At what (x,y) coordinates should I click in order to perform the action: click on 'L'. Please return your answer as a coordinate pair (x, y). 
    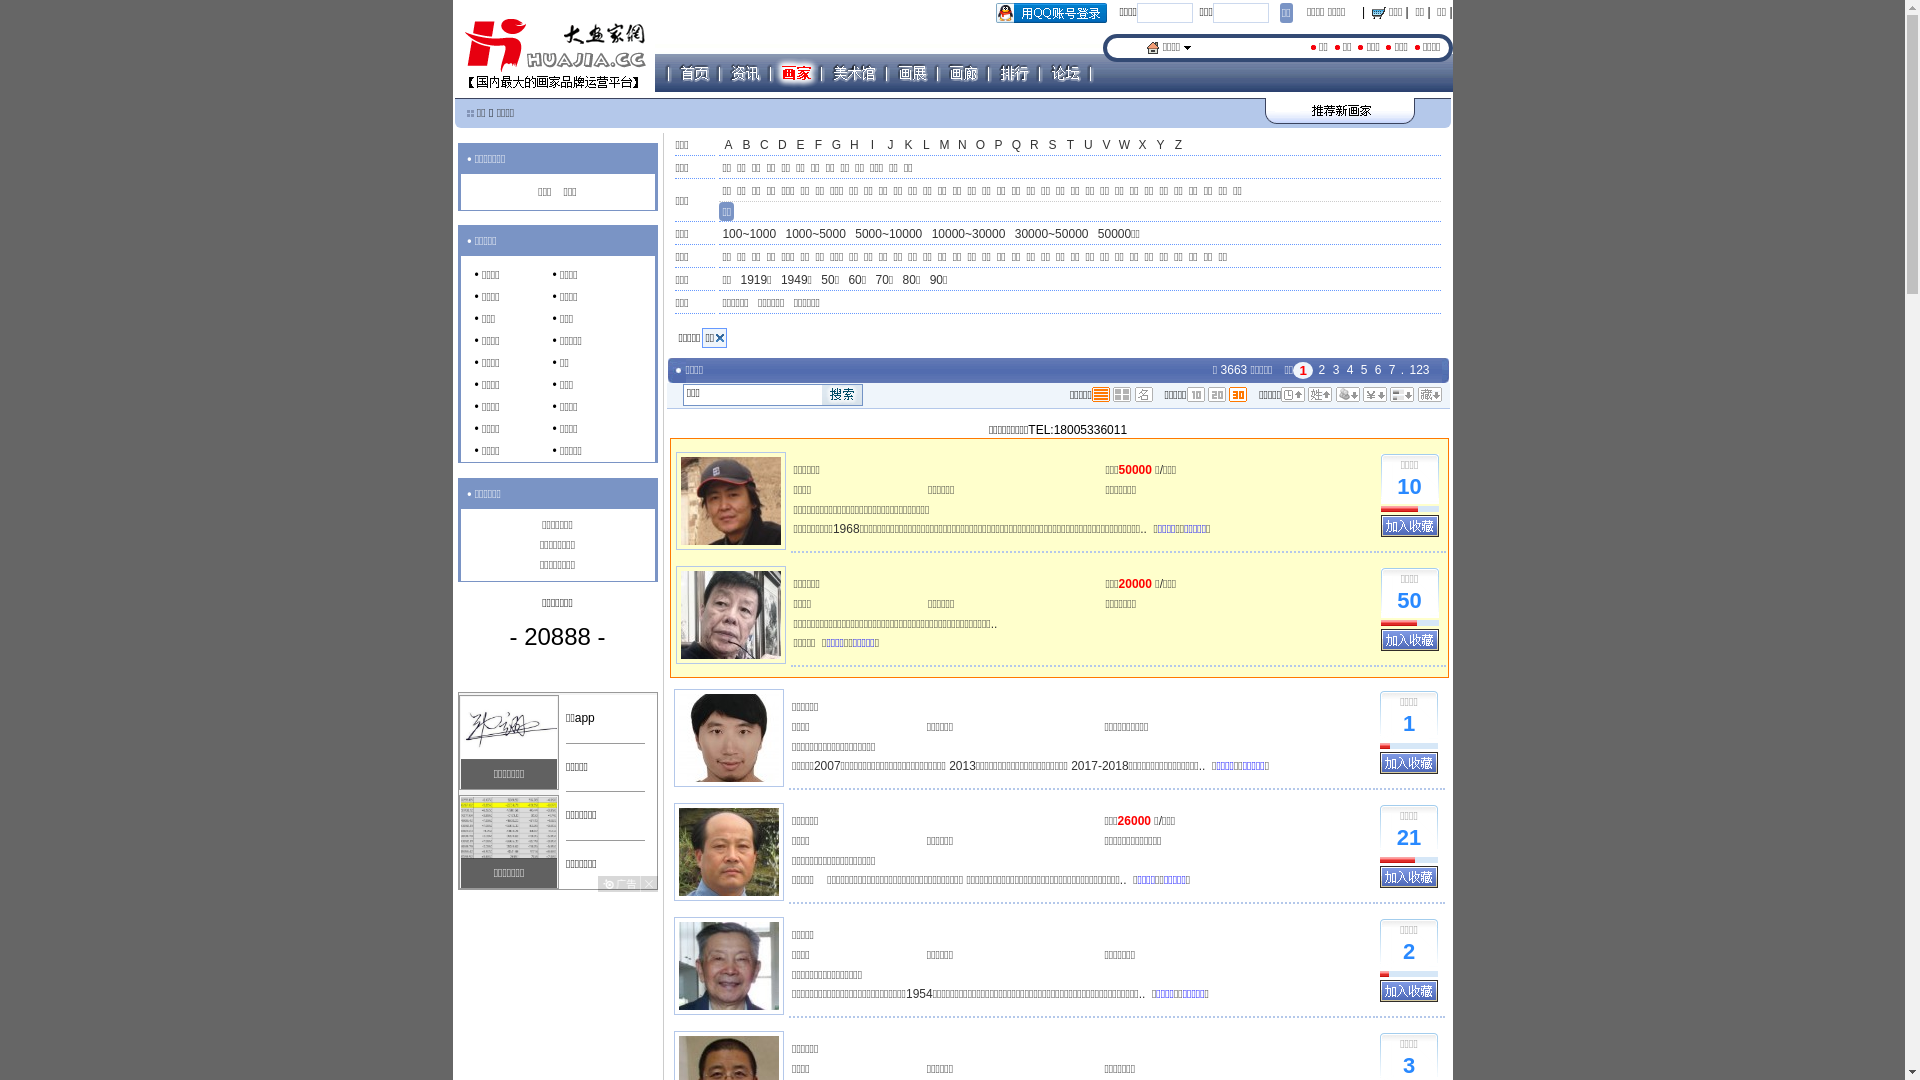
    Looking at the image, I should click on (925, 145).